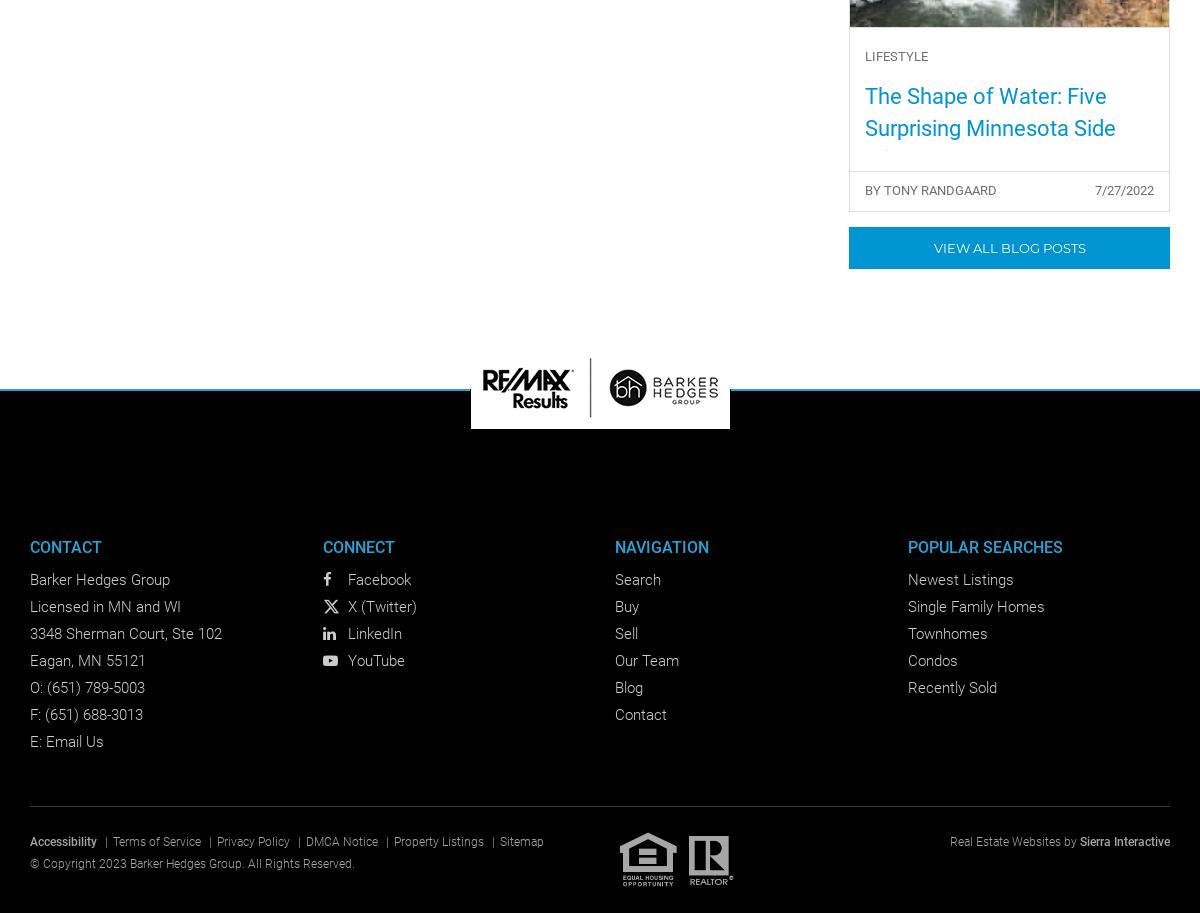 This screenshot has height=913, width=1200. I want to click on 'Recently Sold', so click(906, 688).